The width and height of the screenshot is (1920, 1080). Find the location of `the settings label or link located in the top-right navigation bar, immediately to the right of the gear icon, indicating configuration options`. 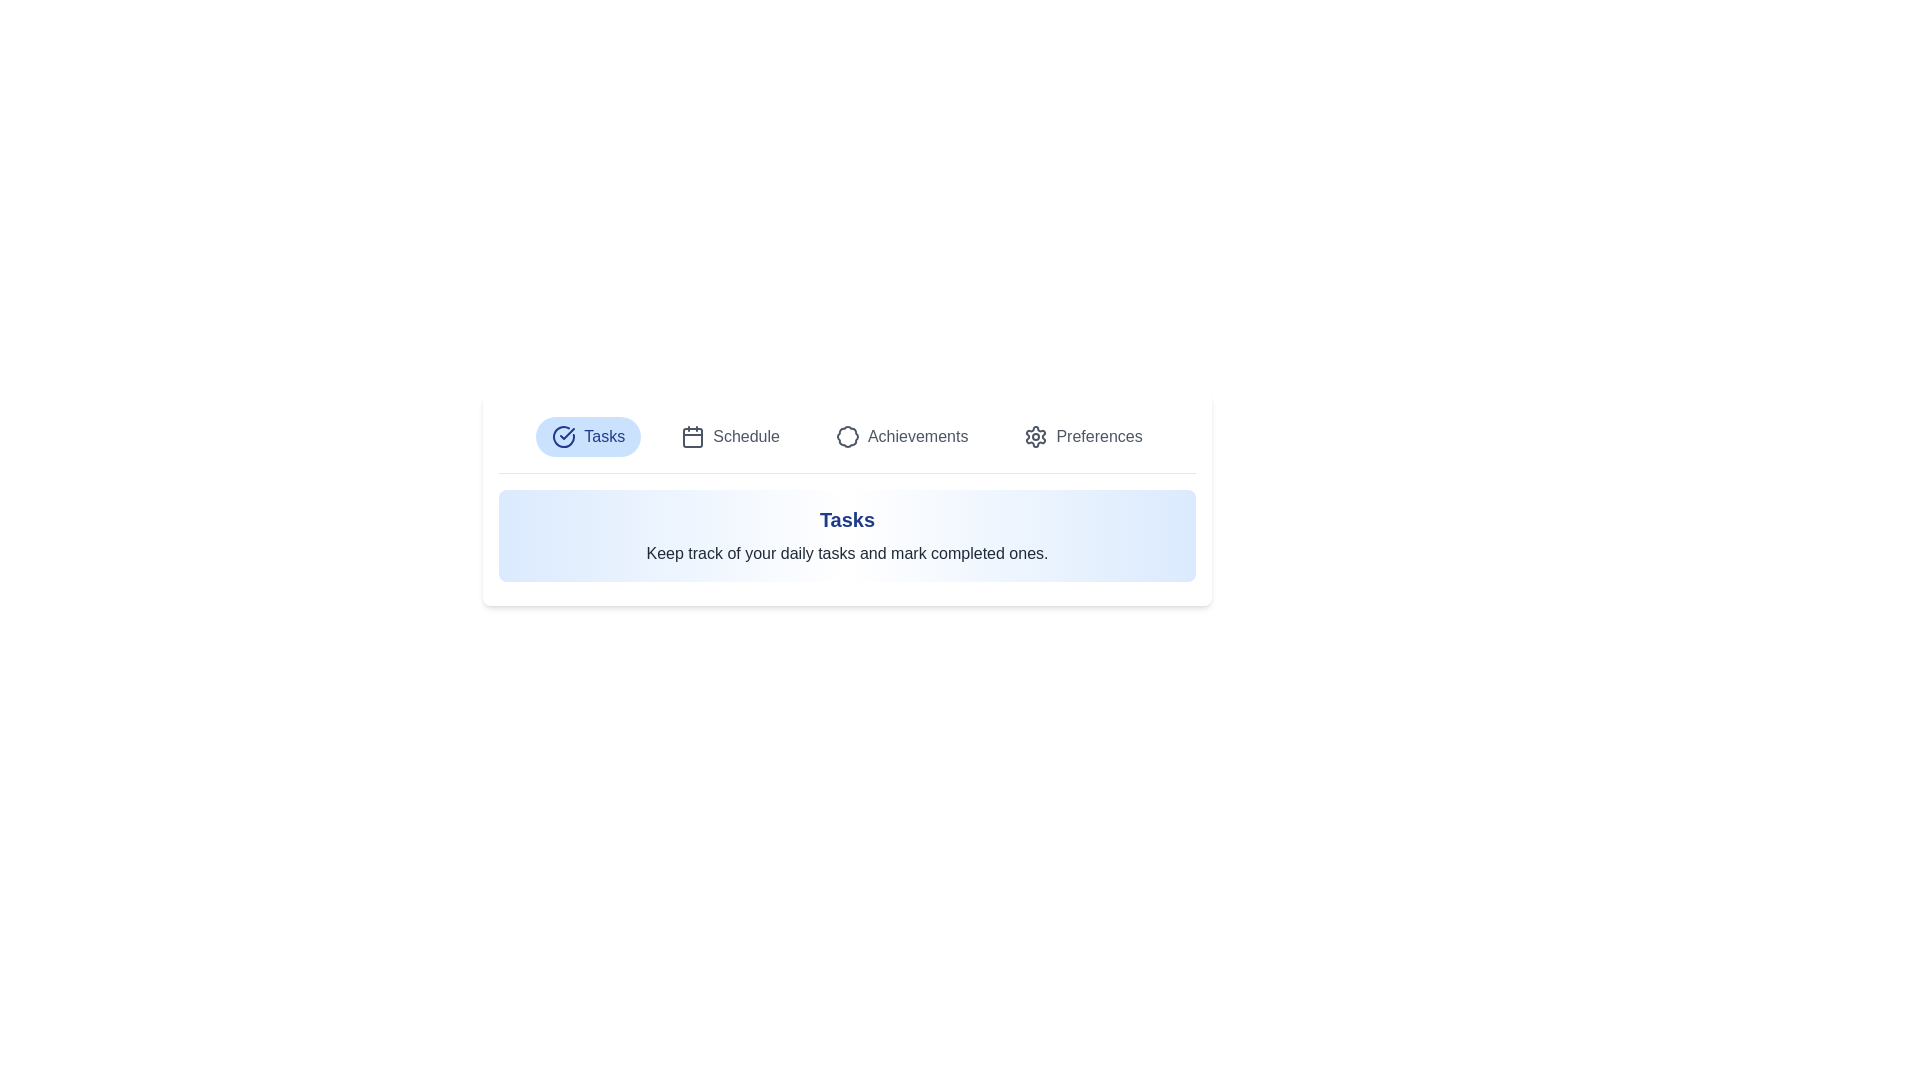

the settings label or link located in the top-right navigation bar, immediately to the right of the gear icon, indicating configuration options is located at coordinates (1098, 435).